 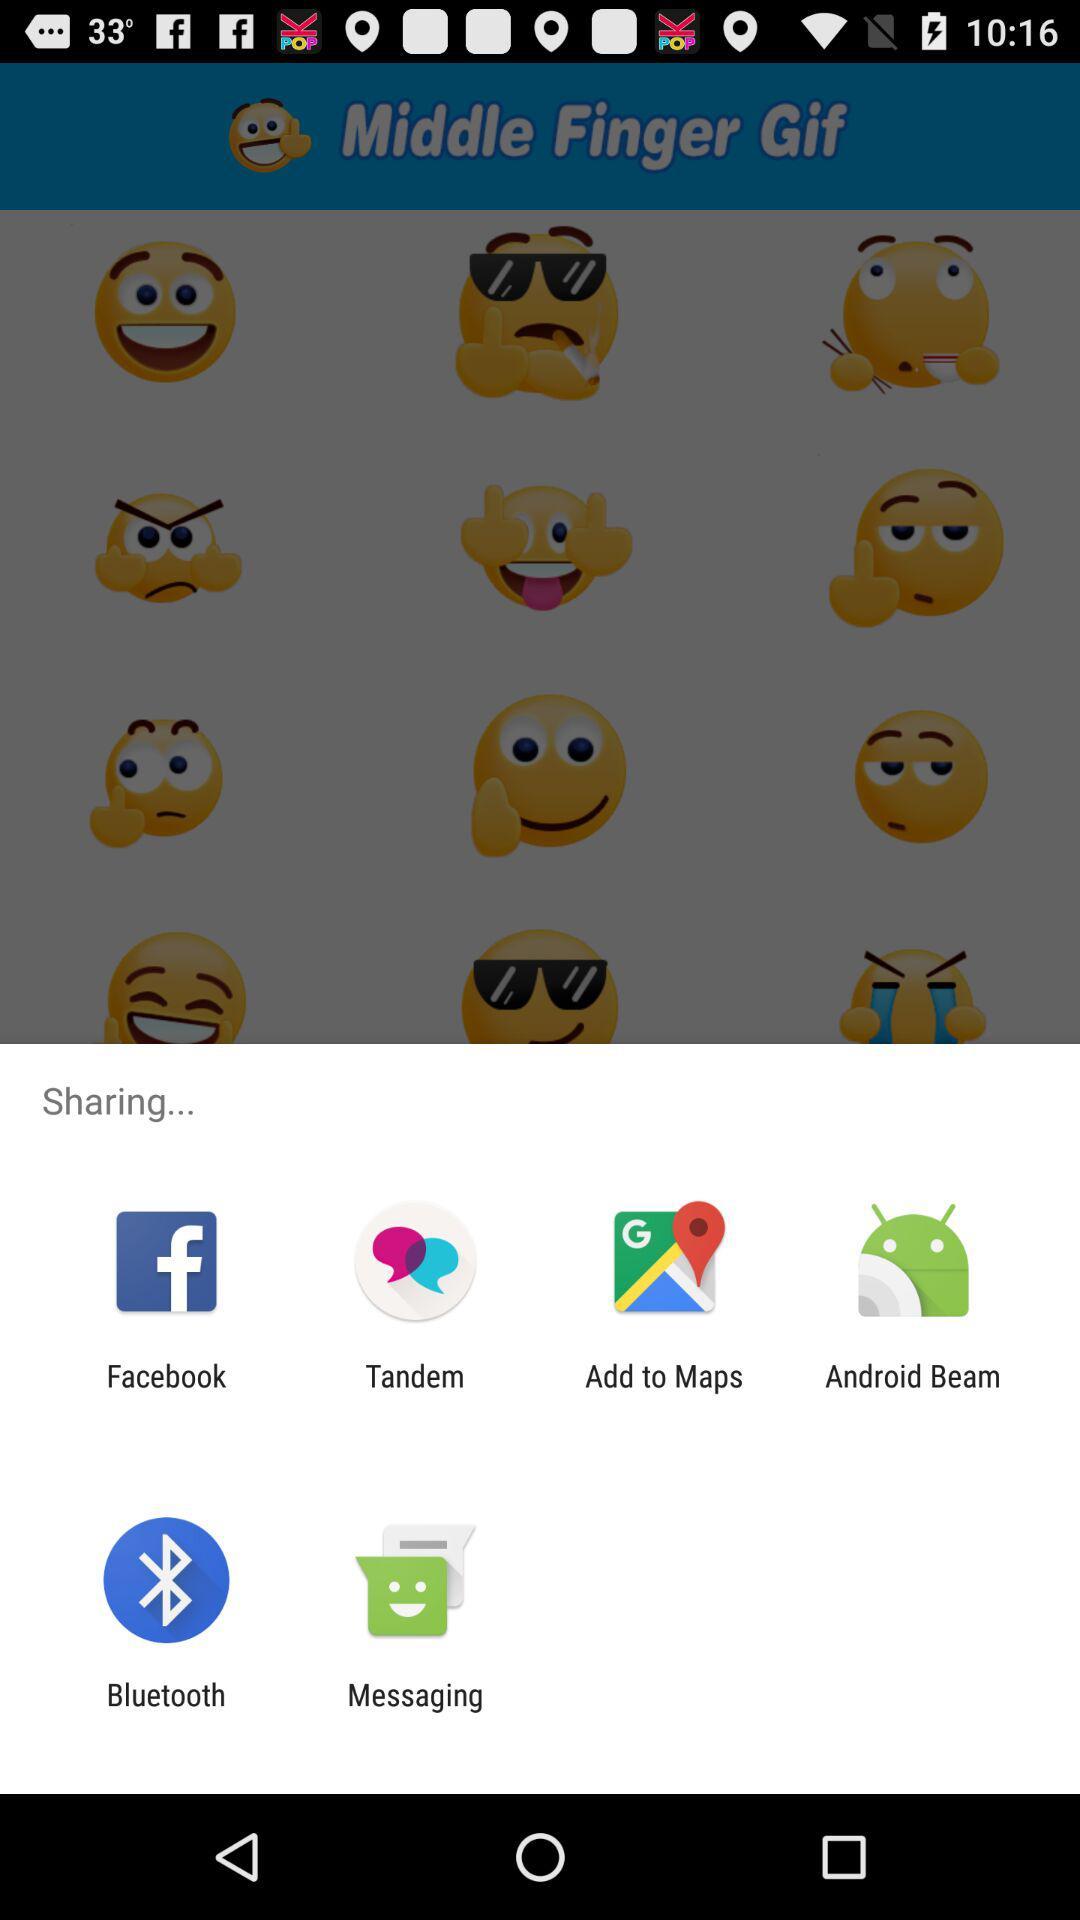 What do you see at coordinates (165, 1711) in the screenshot?
I see `the item next to messaging icon` at bounding box center [165, 1711].